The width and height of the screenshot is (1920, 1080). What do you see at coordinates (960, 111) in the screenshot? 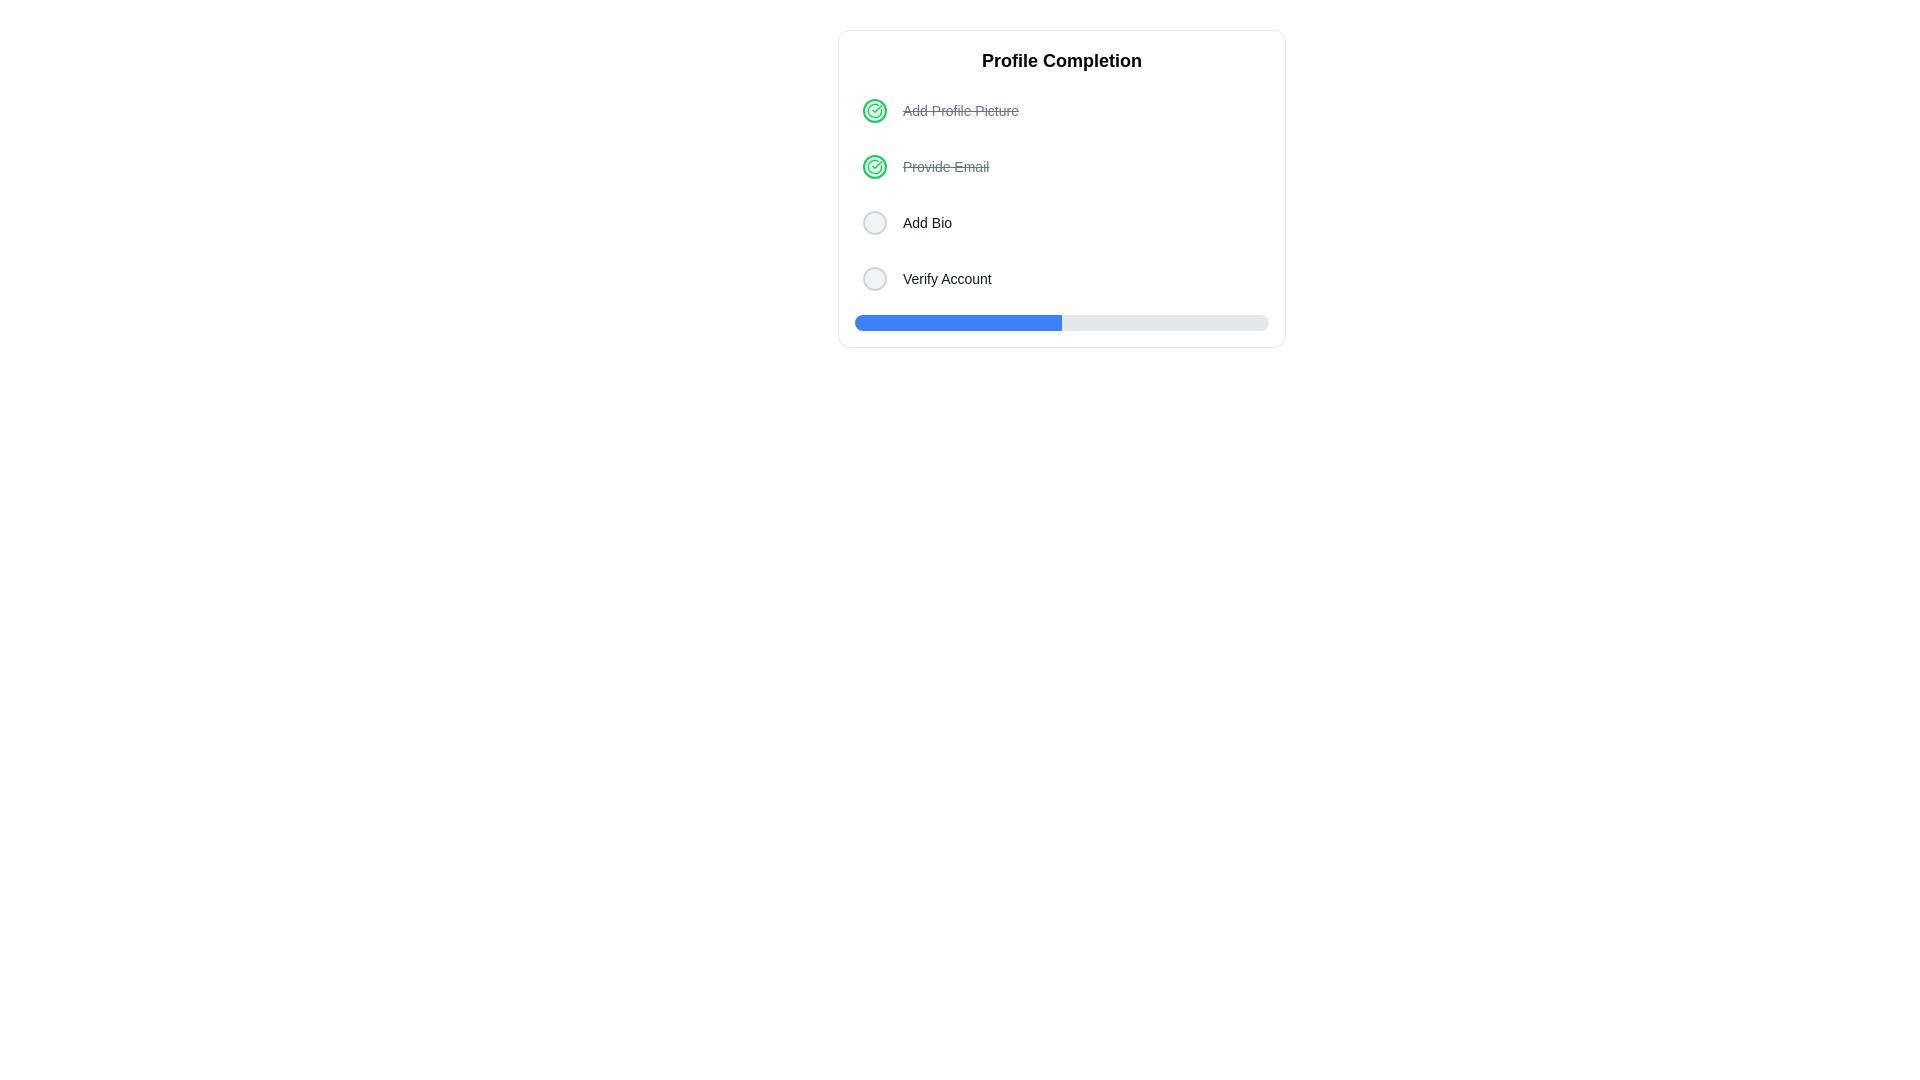
I see `the text label displaying 'Add Profile Picture' which has a gray font color and a line-through decoration, indicating it is deactivated` at bounding box center [960, 111].